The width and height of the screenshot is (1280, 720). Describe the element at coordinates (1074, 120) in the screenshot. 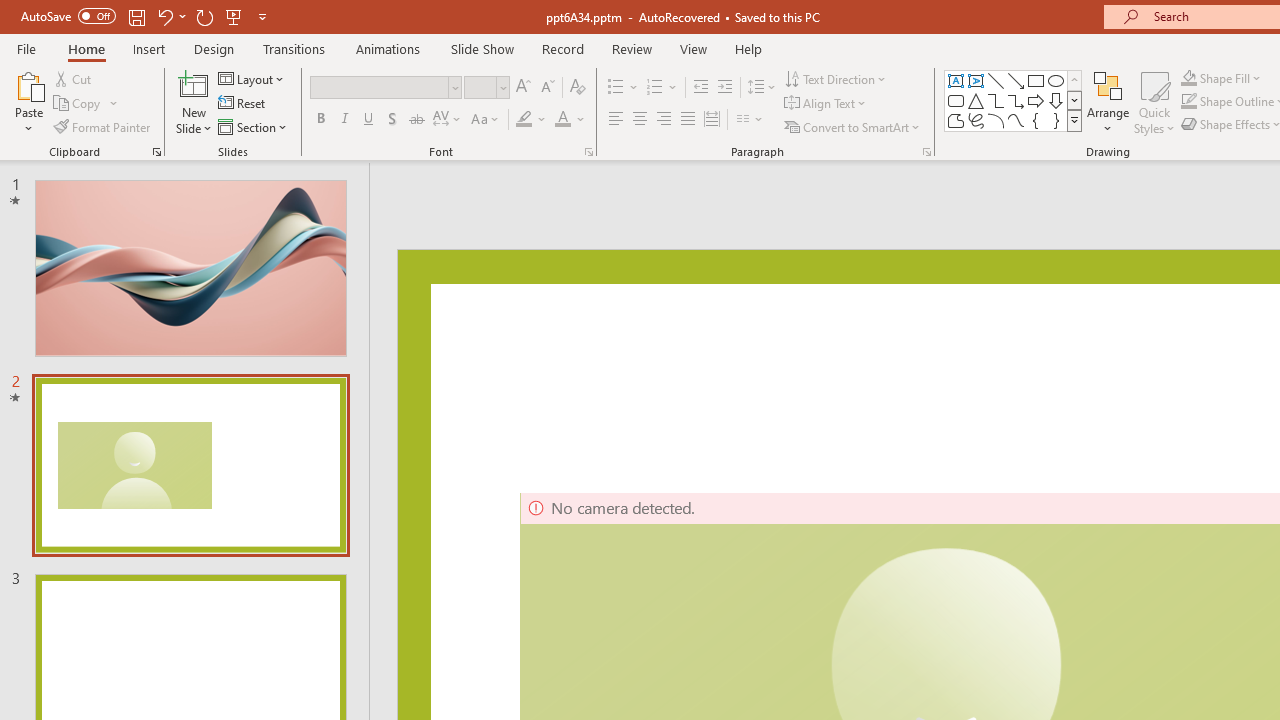

I see `'Class: NetUIImage'` at that location.